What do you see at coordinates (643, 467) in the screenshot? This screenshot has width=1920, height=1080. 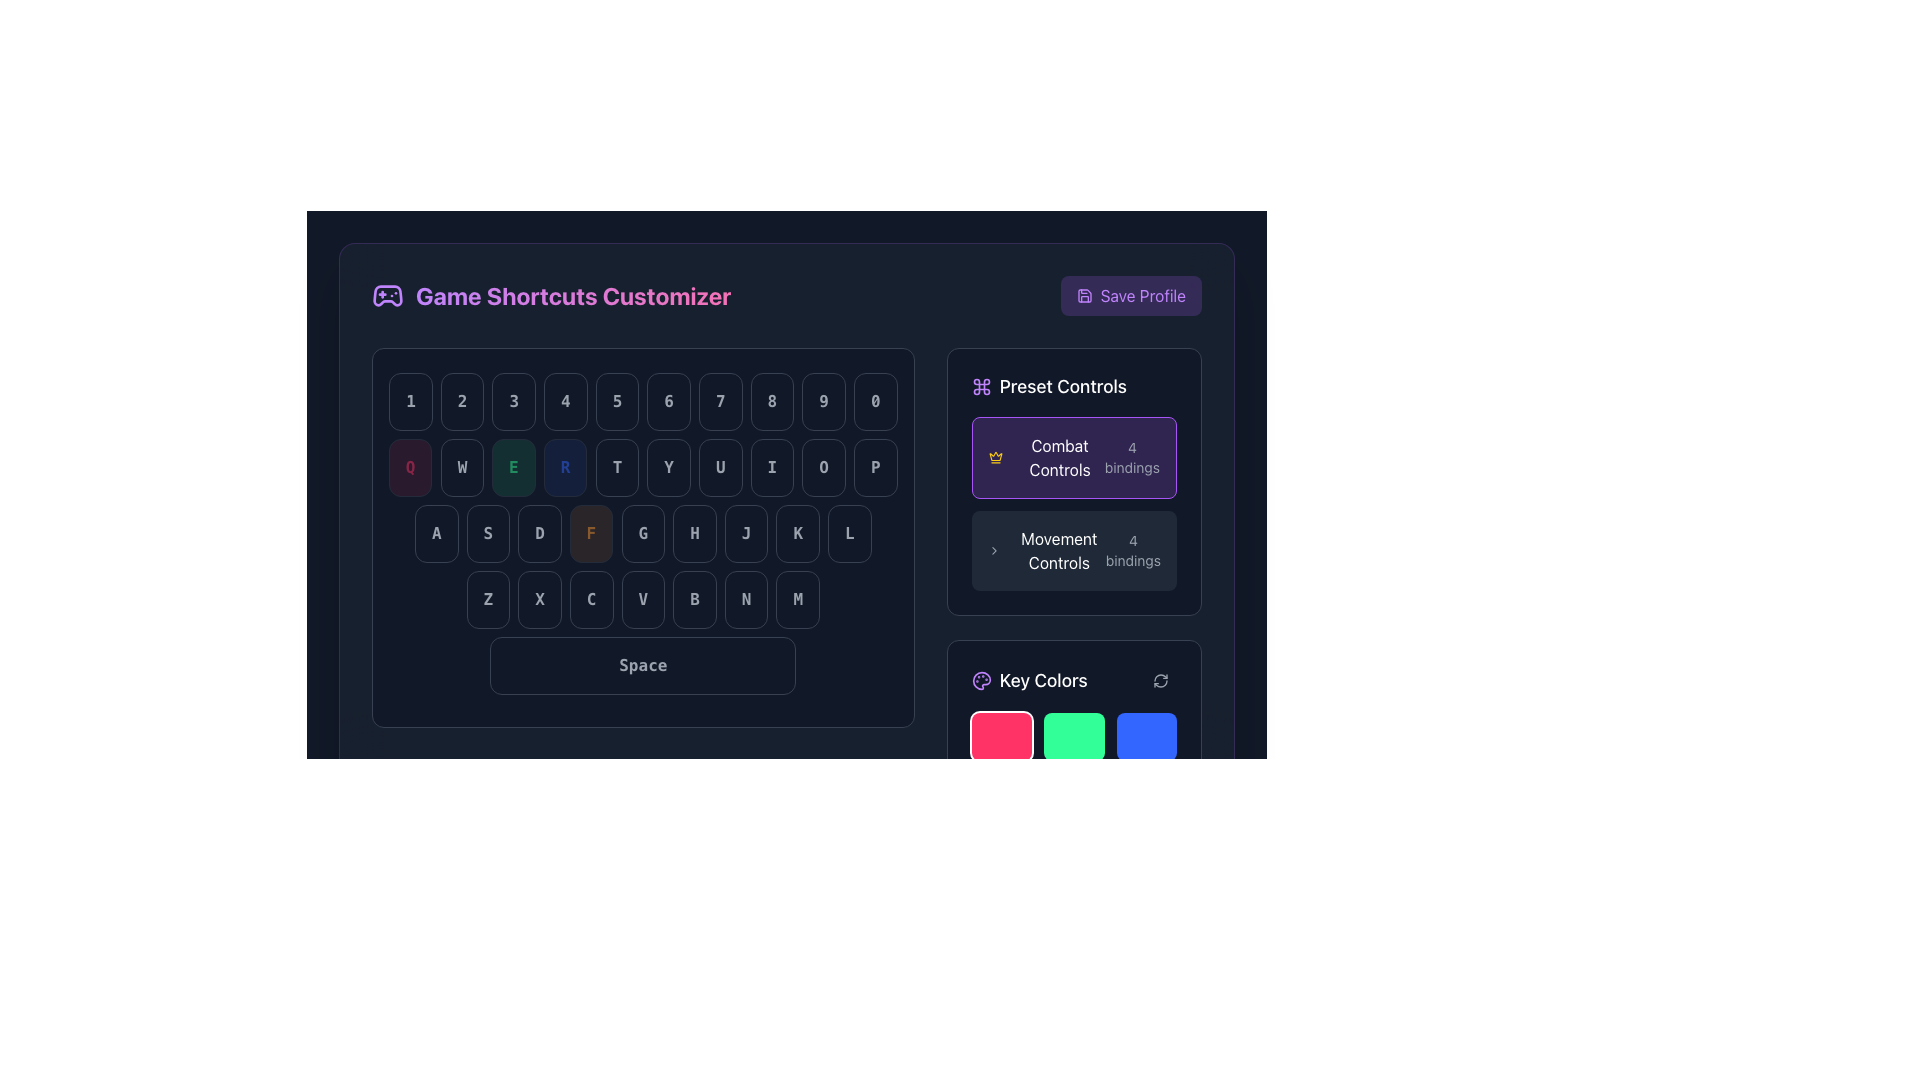 I see `the row of buttons representing keyboard keys, specifically the buttons labeled 'Q Ultimate Ability W E Special Attack R Reload T Y U I O P'` at bounding box center [643, 467].